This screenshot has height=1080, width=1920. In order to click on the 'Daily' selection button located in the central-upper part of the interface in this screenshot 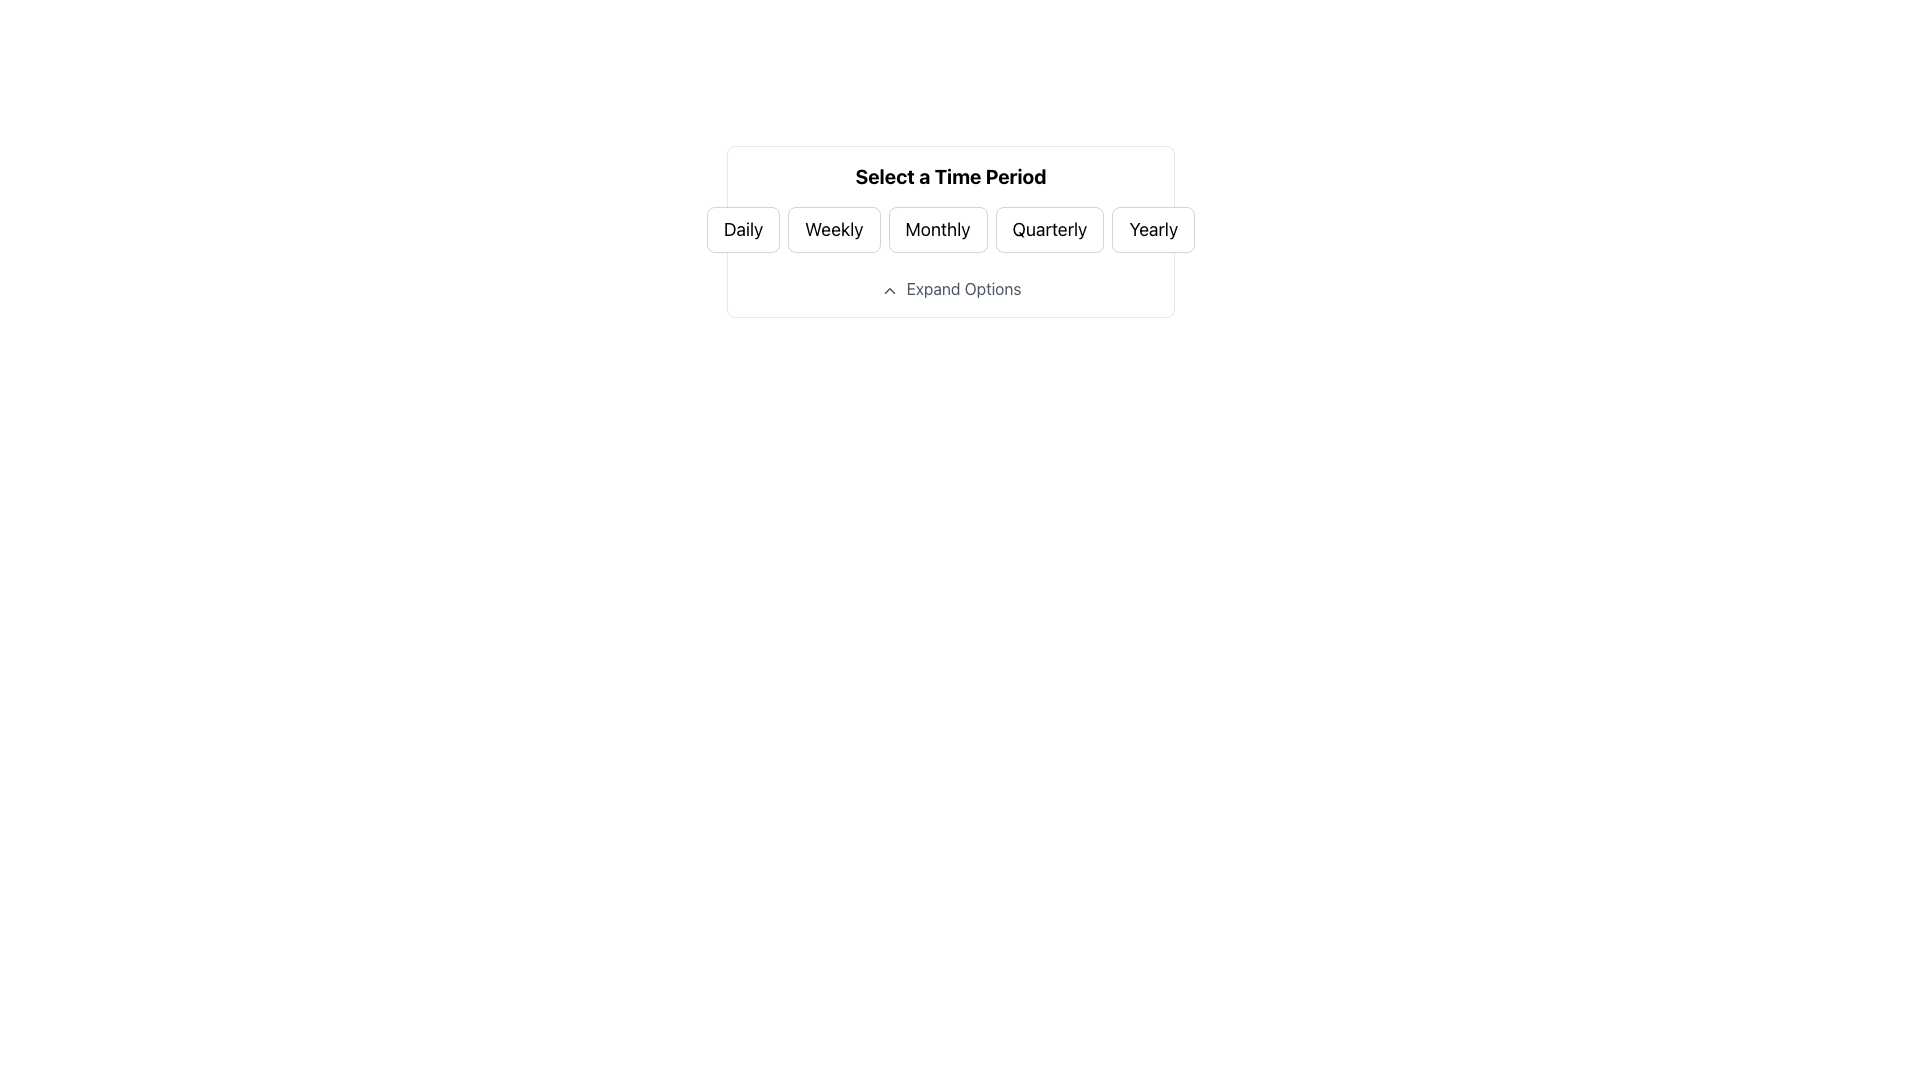, I will do `click(742, 229)`.